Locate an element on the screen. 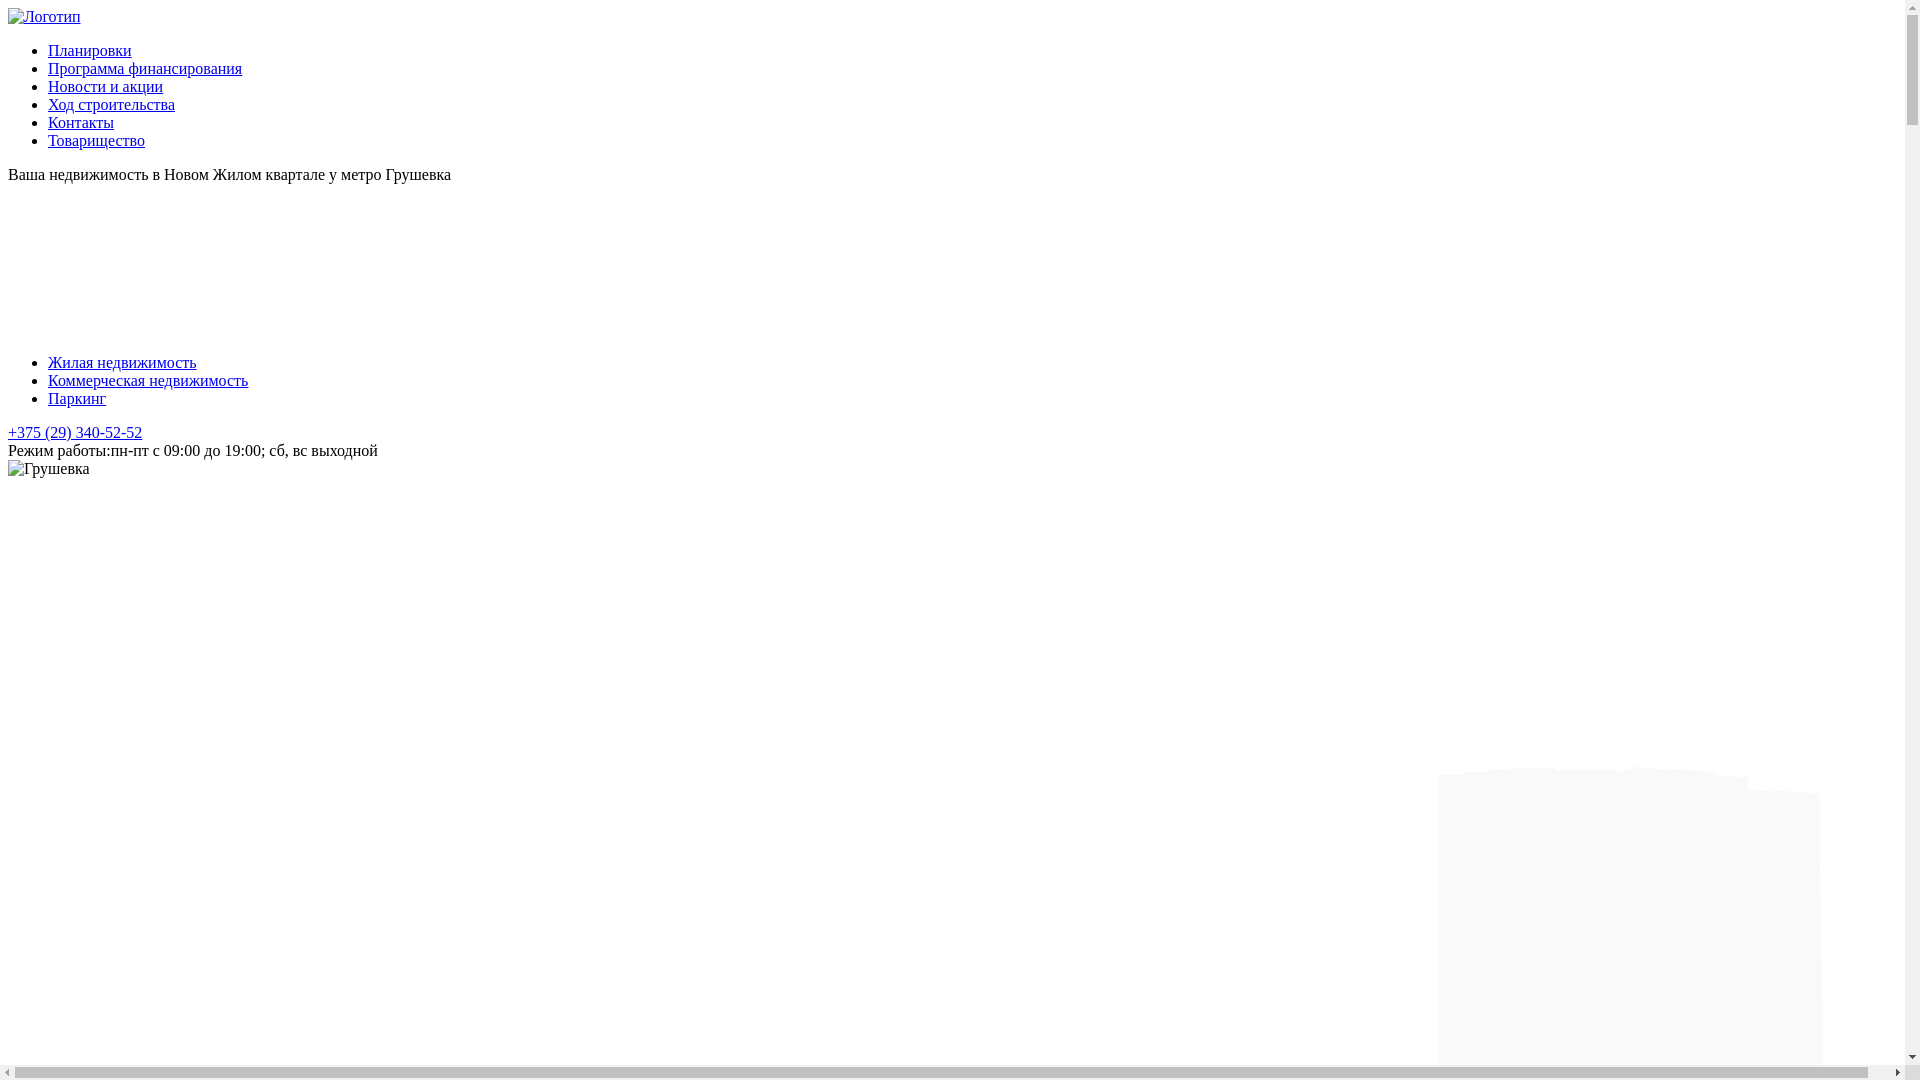 Image resolution: width=1920 pixels, height=1080 pixels. '+375 (29) 340-52-52' is located at coordinates (75, 431).